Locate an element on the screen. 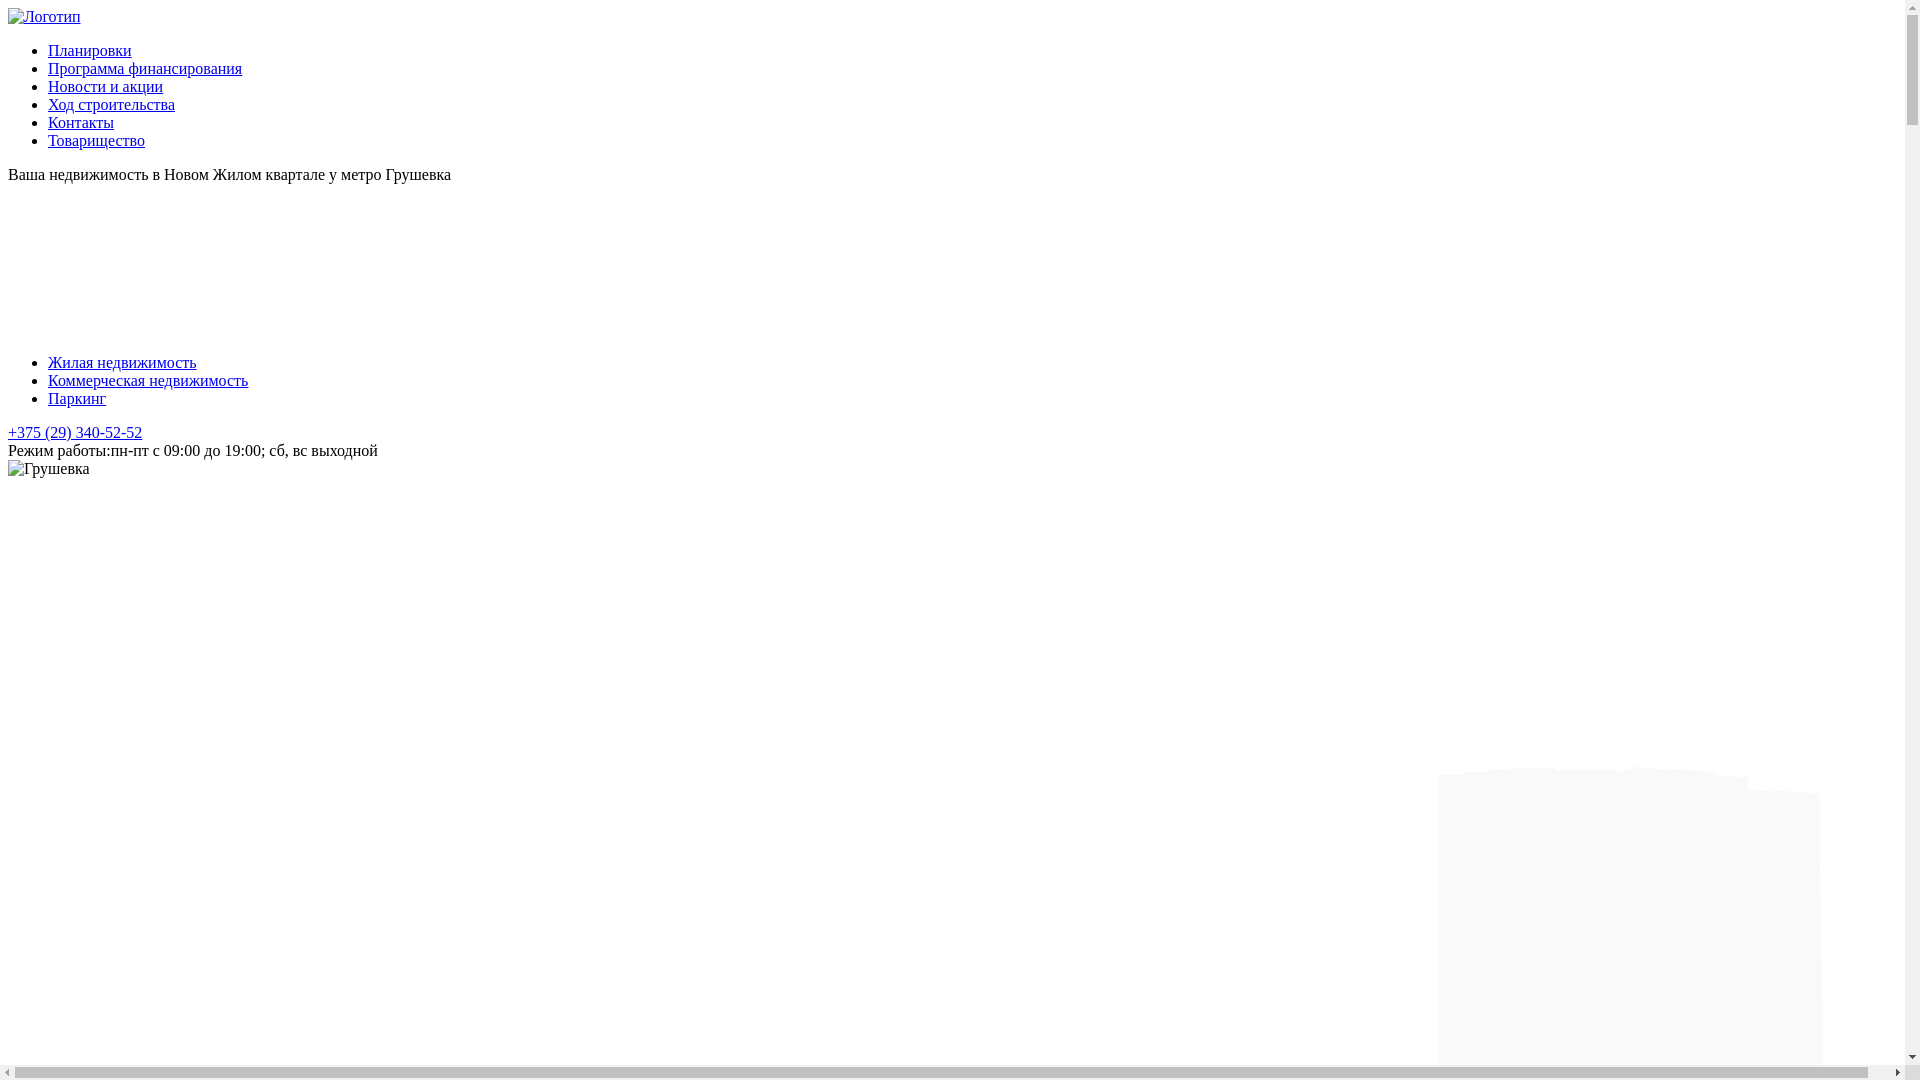 Image resolution: width=1920 pixels, height=1080 pixels. '+375 (29) 340-52-52' is located at coordinates (75, 431).